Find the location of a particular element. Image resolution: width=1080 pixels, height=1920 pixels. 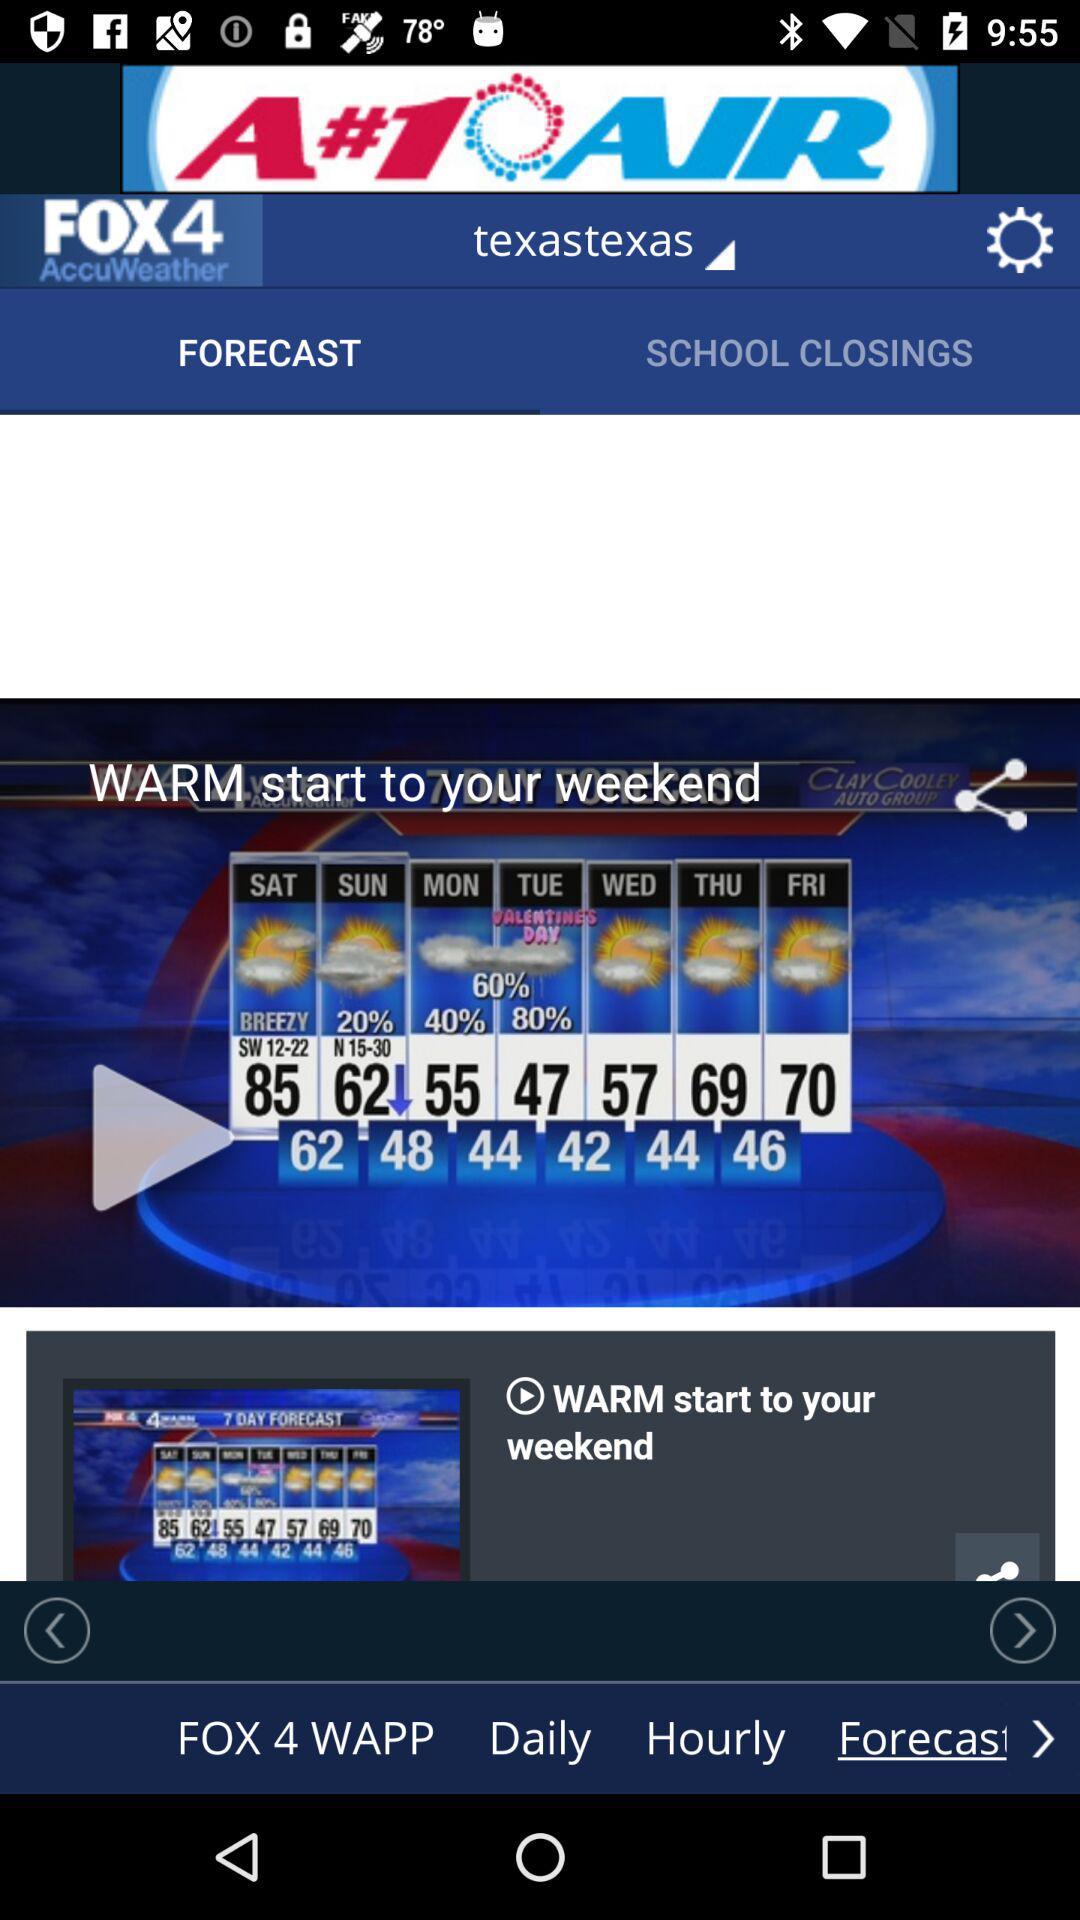

go back is located at coordinates (56, 1630).